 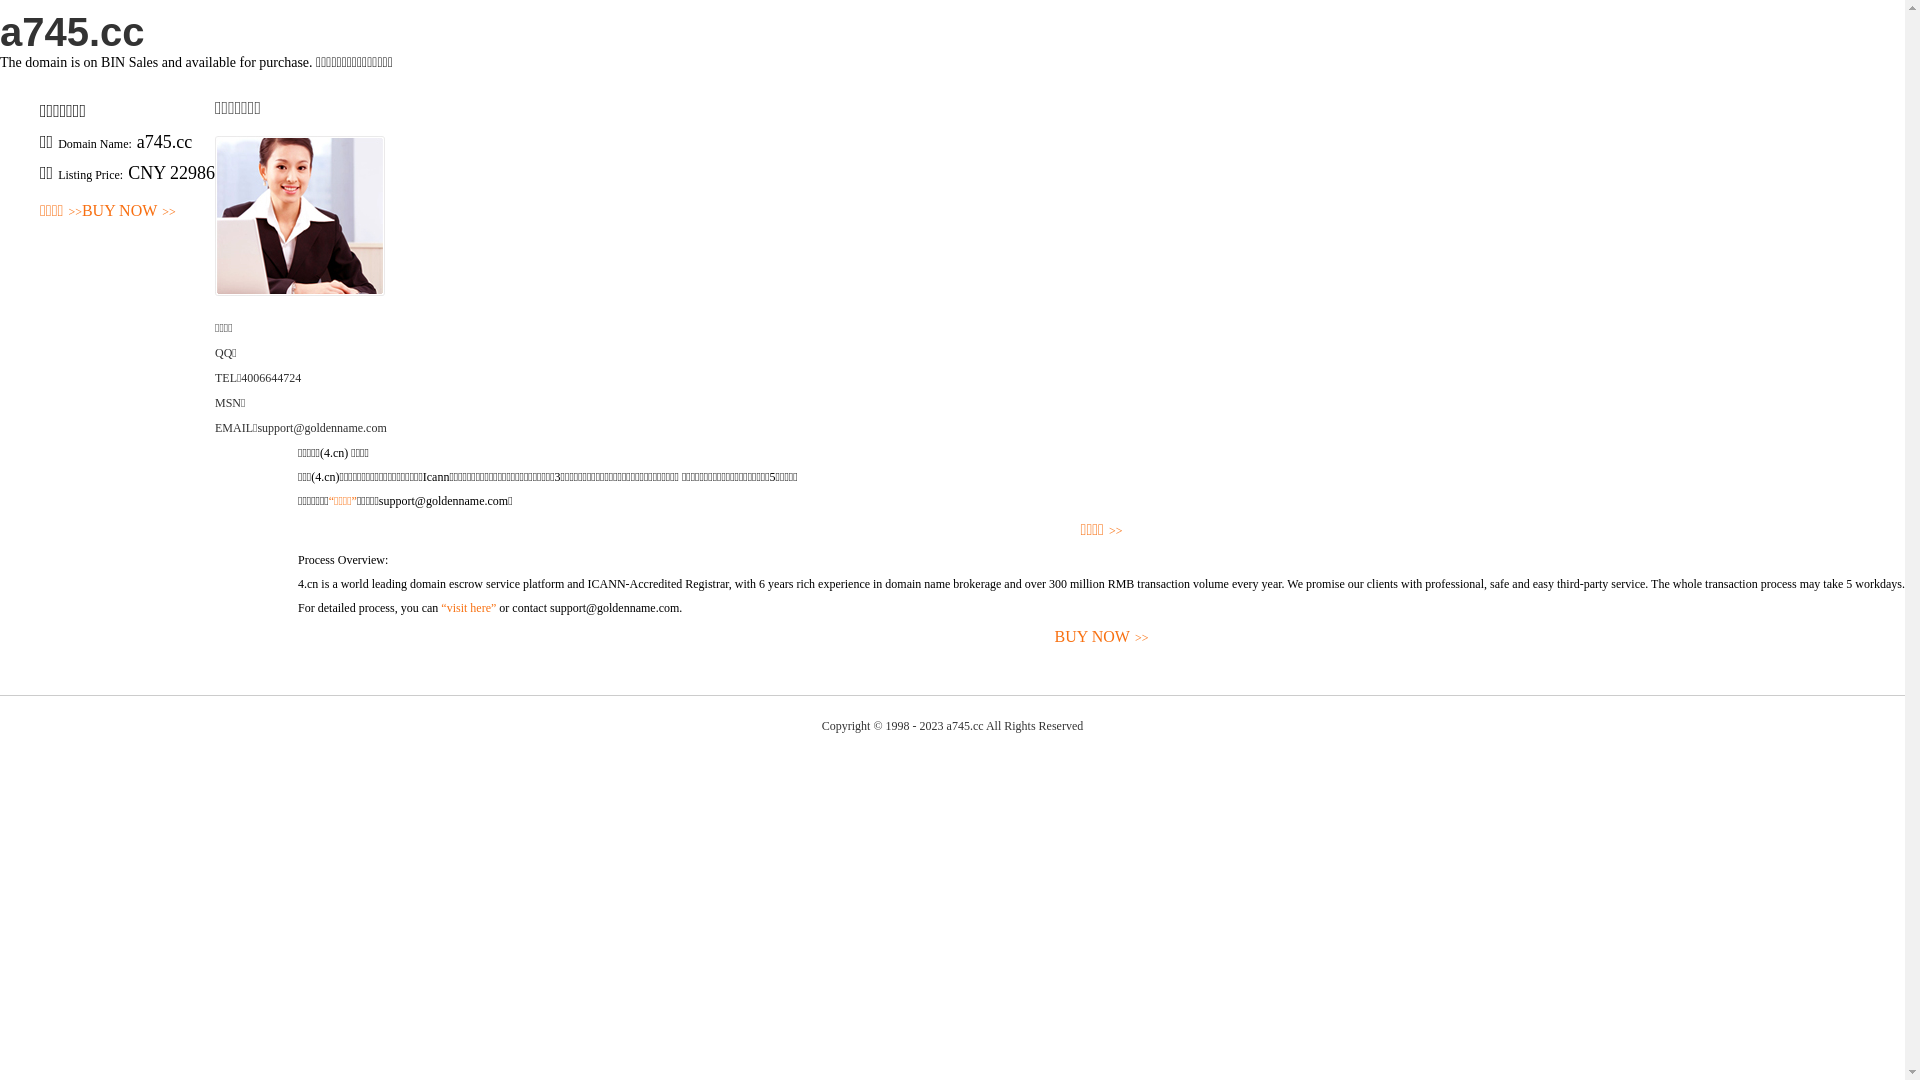 I want to click on 'BUY NOW>>', so click(x=80, y=211).